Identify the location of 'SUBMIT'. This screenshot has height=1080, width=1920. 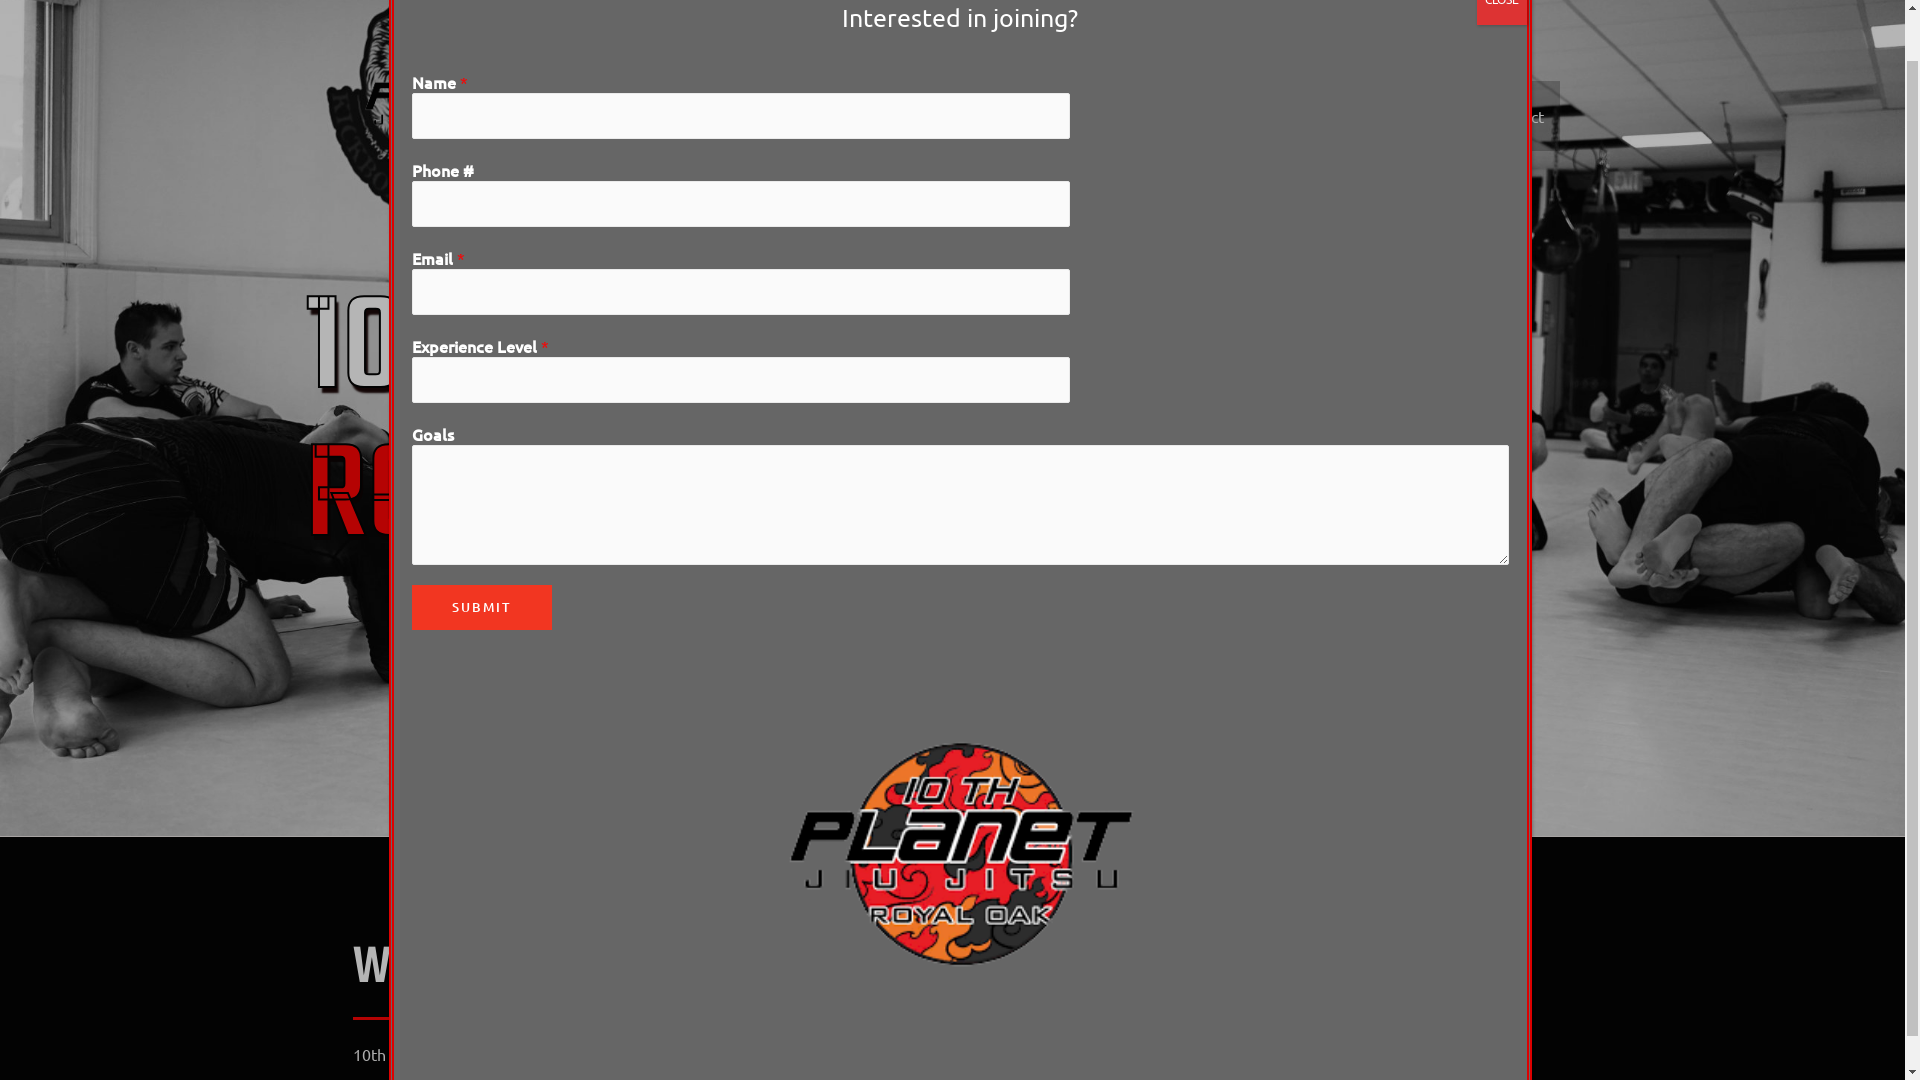
(481, 606).